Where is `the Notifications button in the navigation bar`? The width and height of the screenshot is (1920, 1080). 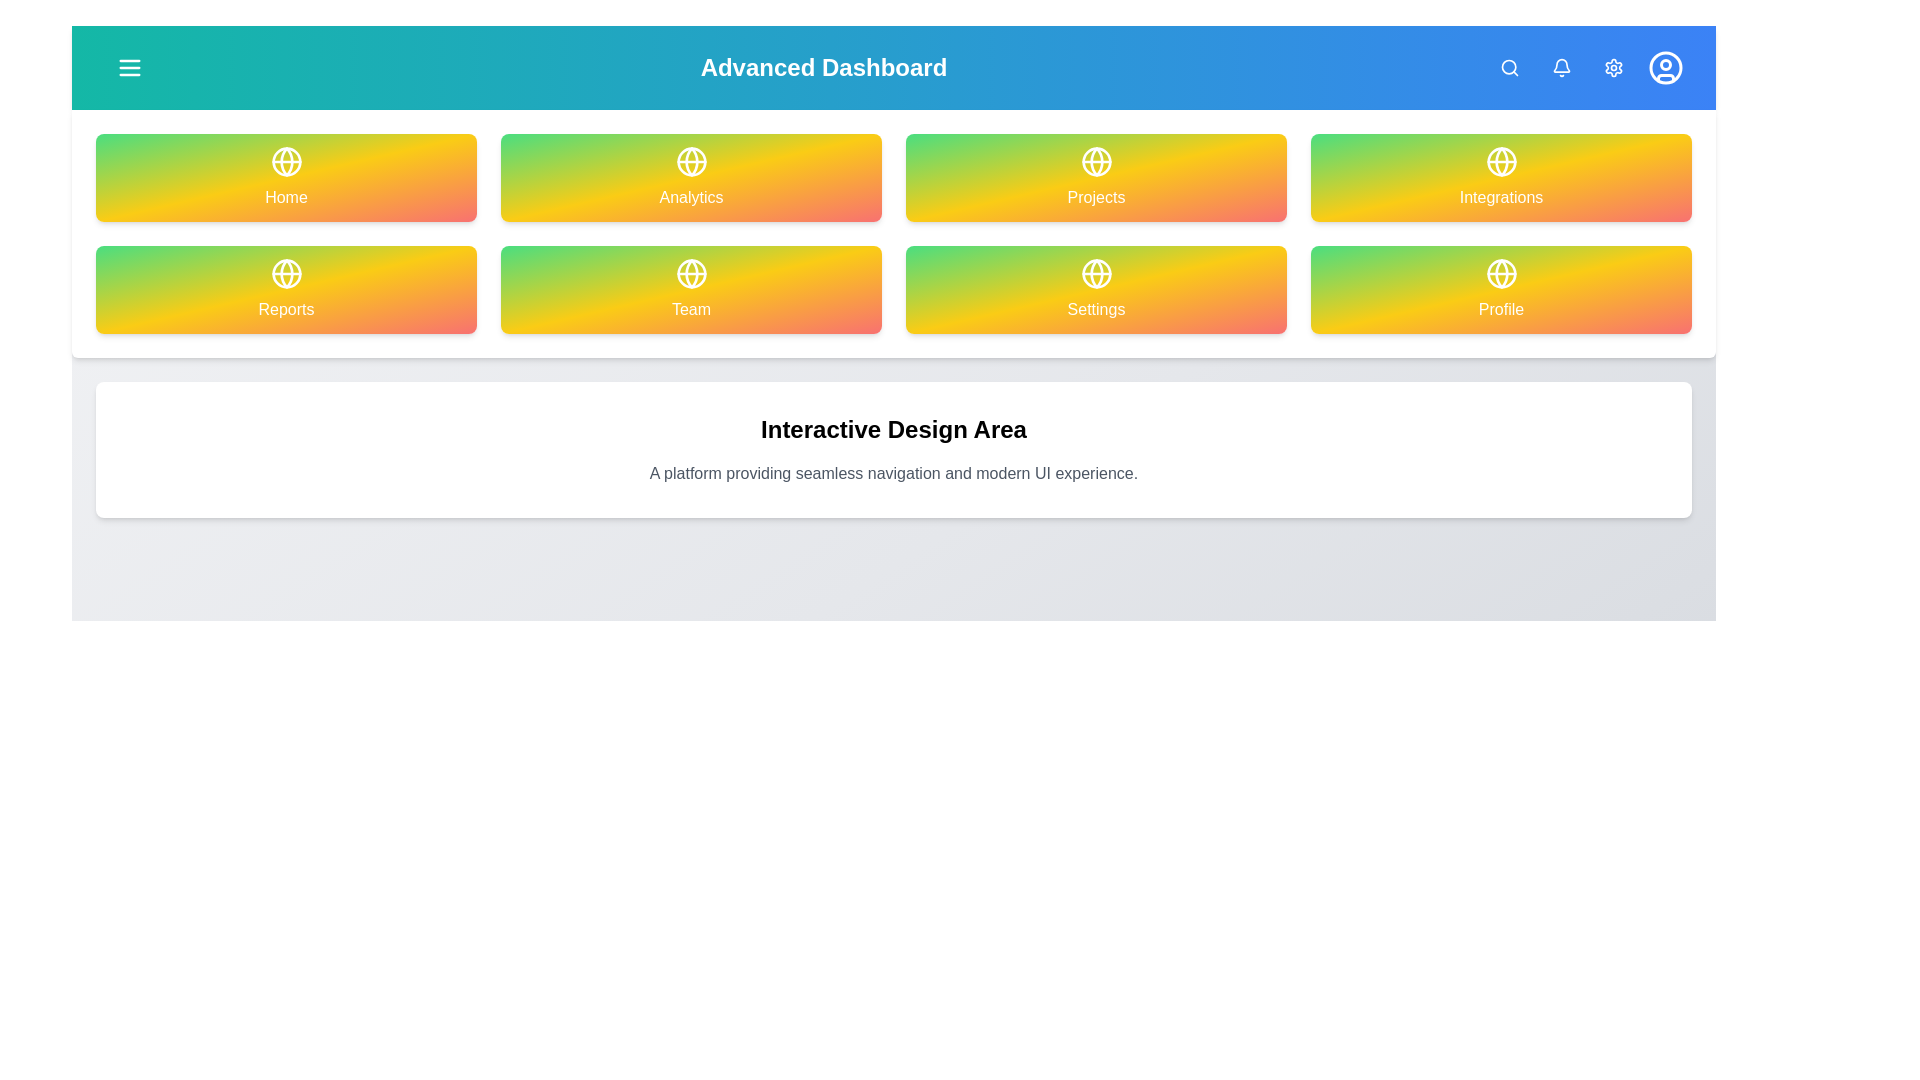
the Notifications button in the navigation bar is located at coordinates (1560, 67).